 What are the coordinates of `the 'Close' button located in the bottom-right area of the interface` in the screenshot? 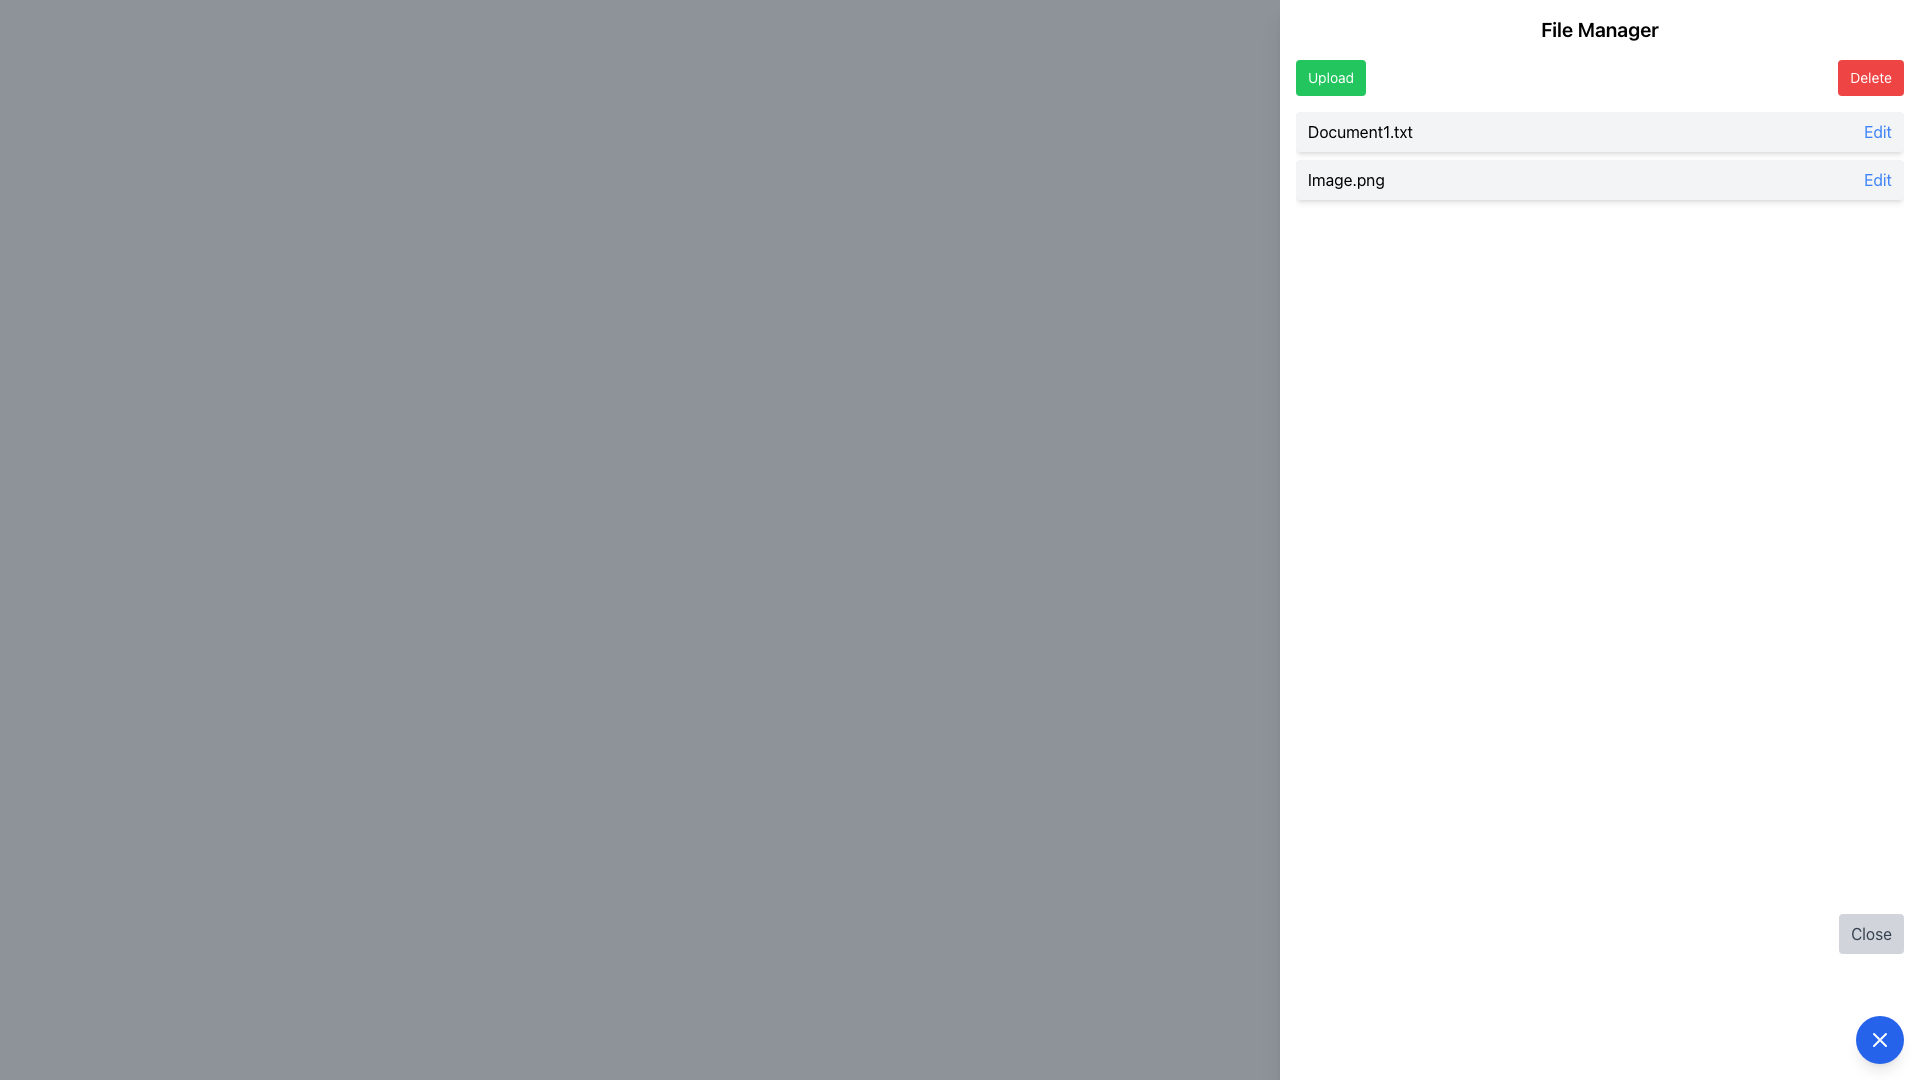 It's located at (1870, 933).